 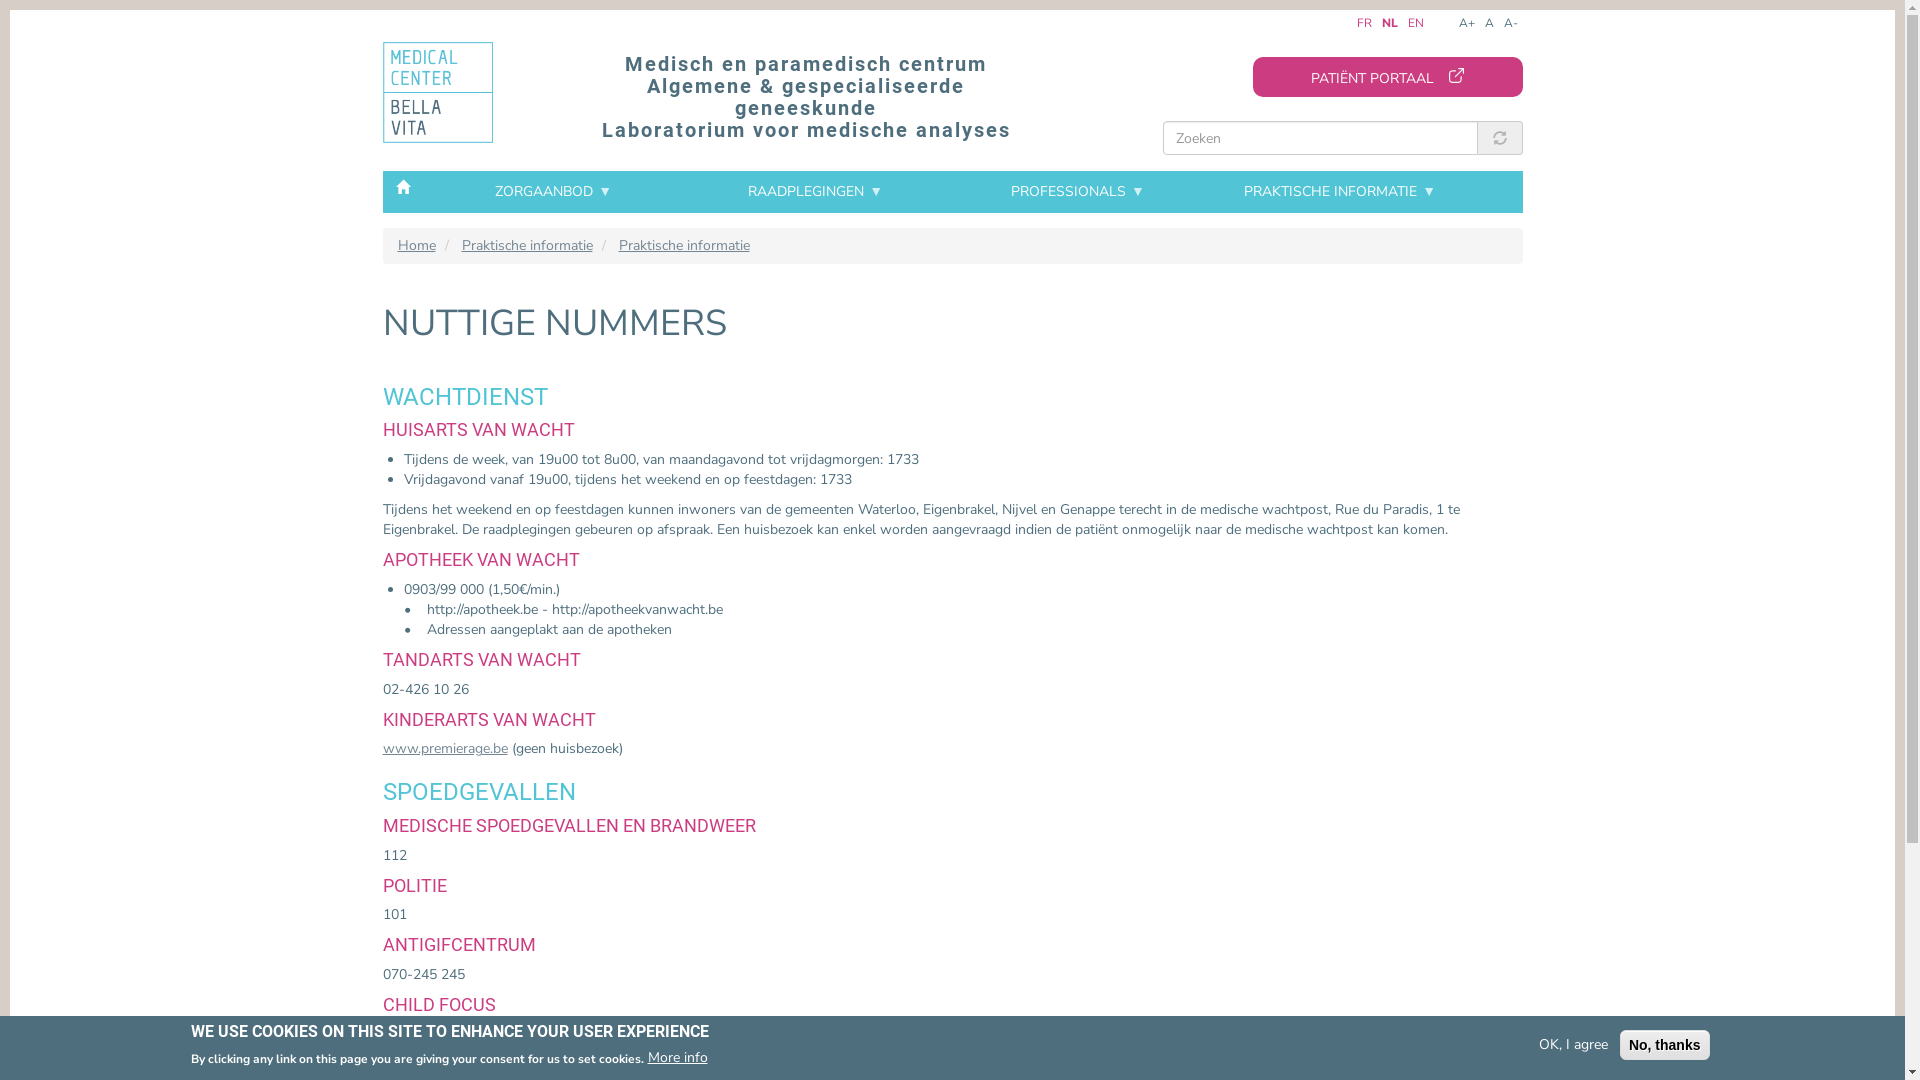 What do you see at coordinates (1077, 192) in the screenshot?
I see `'PROFESSIONALS'` at bounding box center [1077, 192].